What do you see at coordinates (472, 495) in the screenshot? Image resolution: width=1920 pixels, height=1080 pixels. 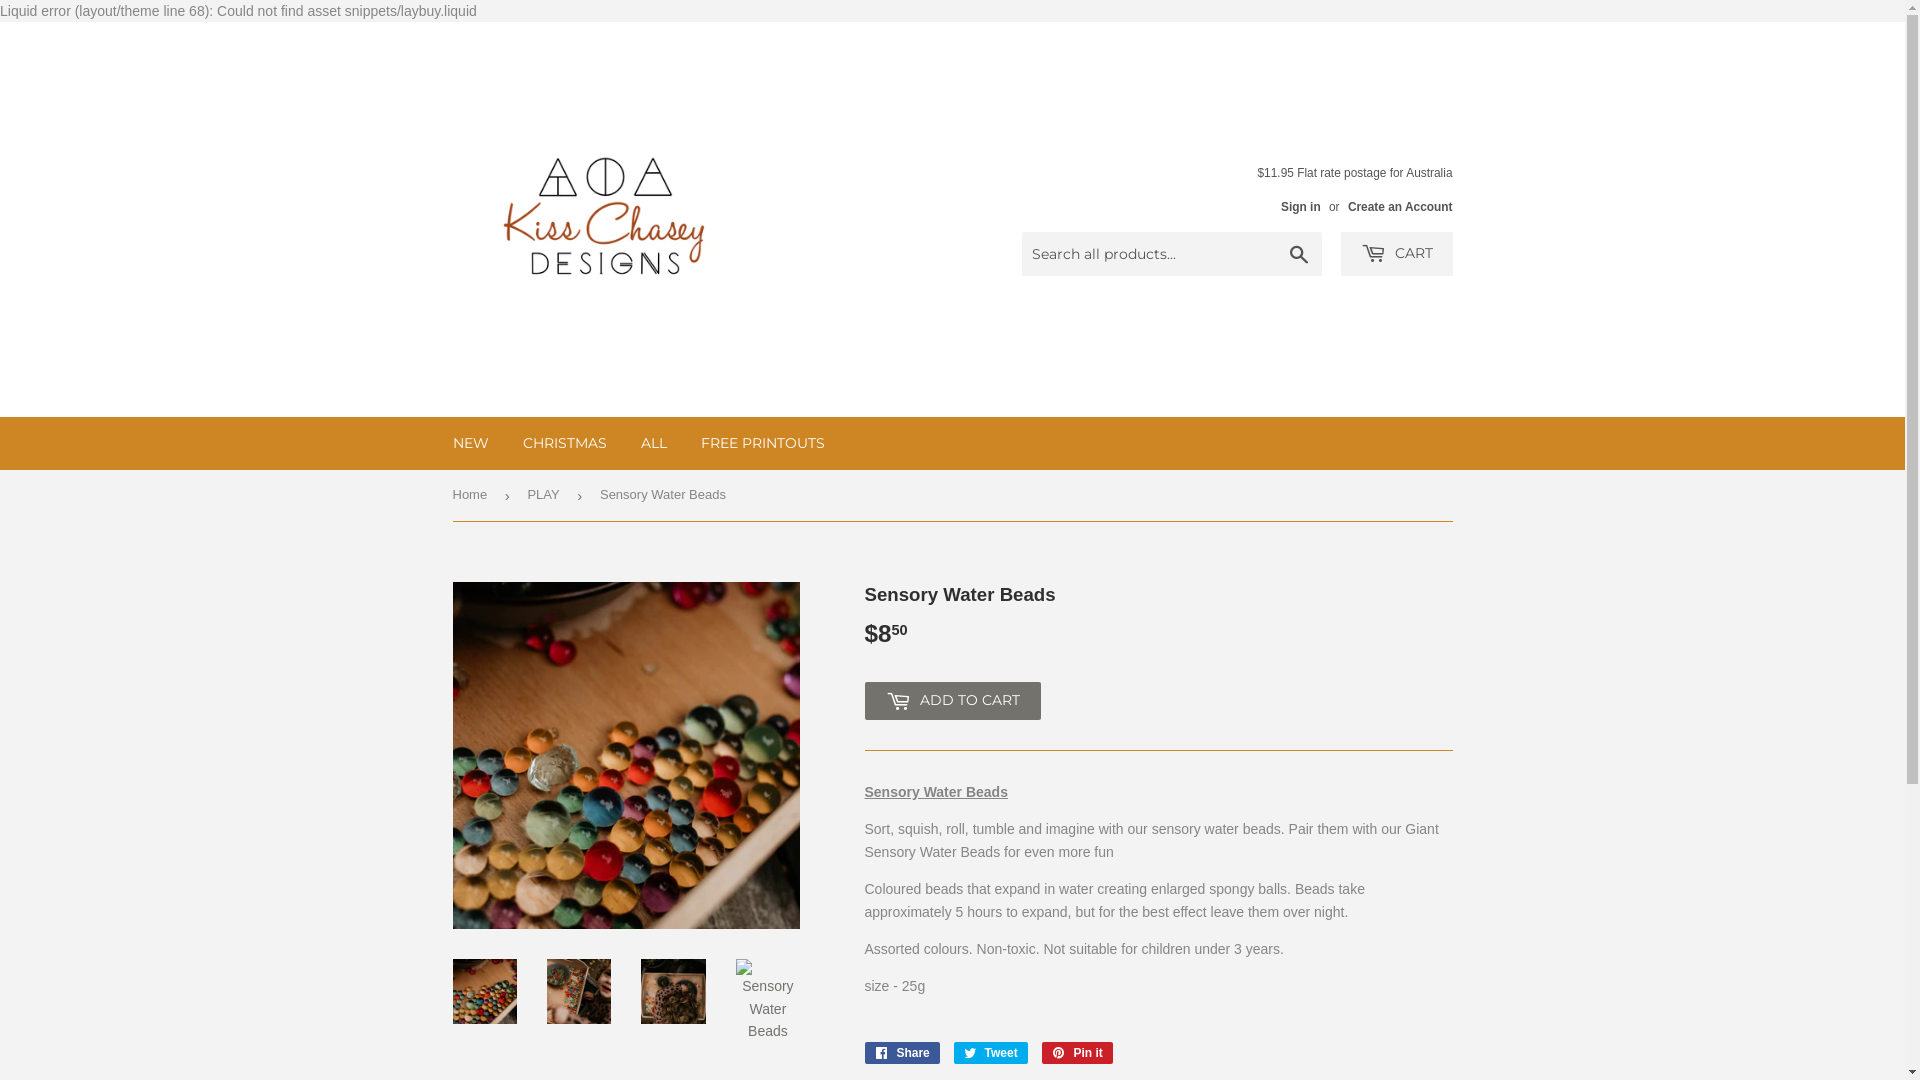 I see `'Home'` at bounding box center [472, 495].